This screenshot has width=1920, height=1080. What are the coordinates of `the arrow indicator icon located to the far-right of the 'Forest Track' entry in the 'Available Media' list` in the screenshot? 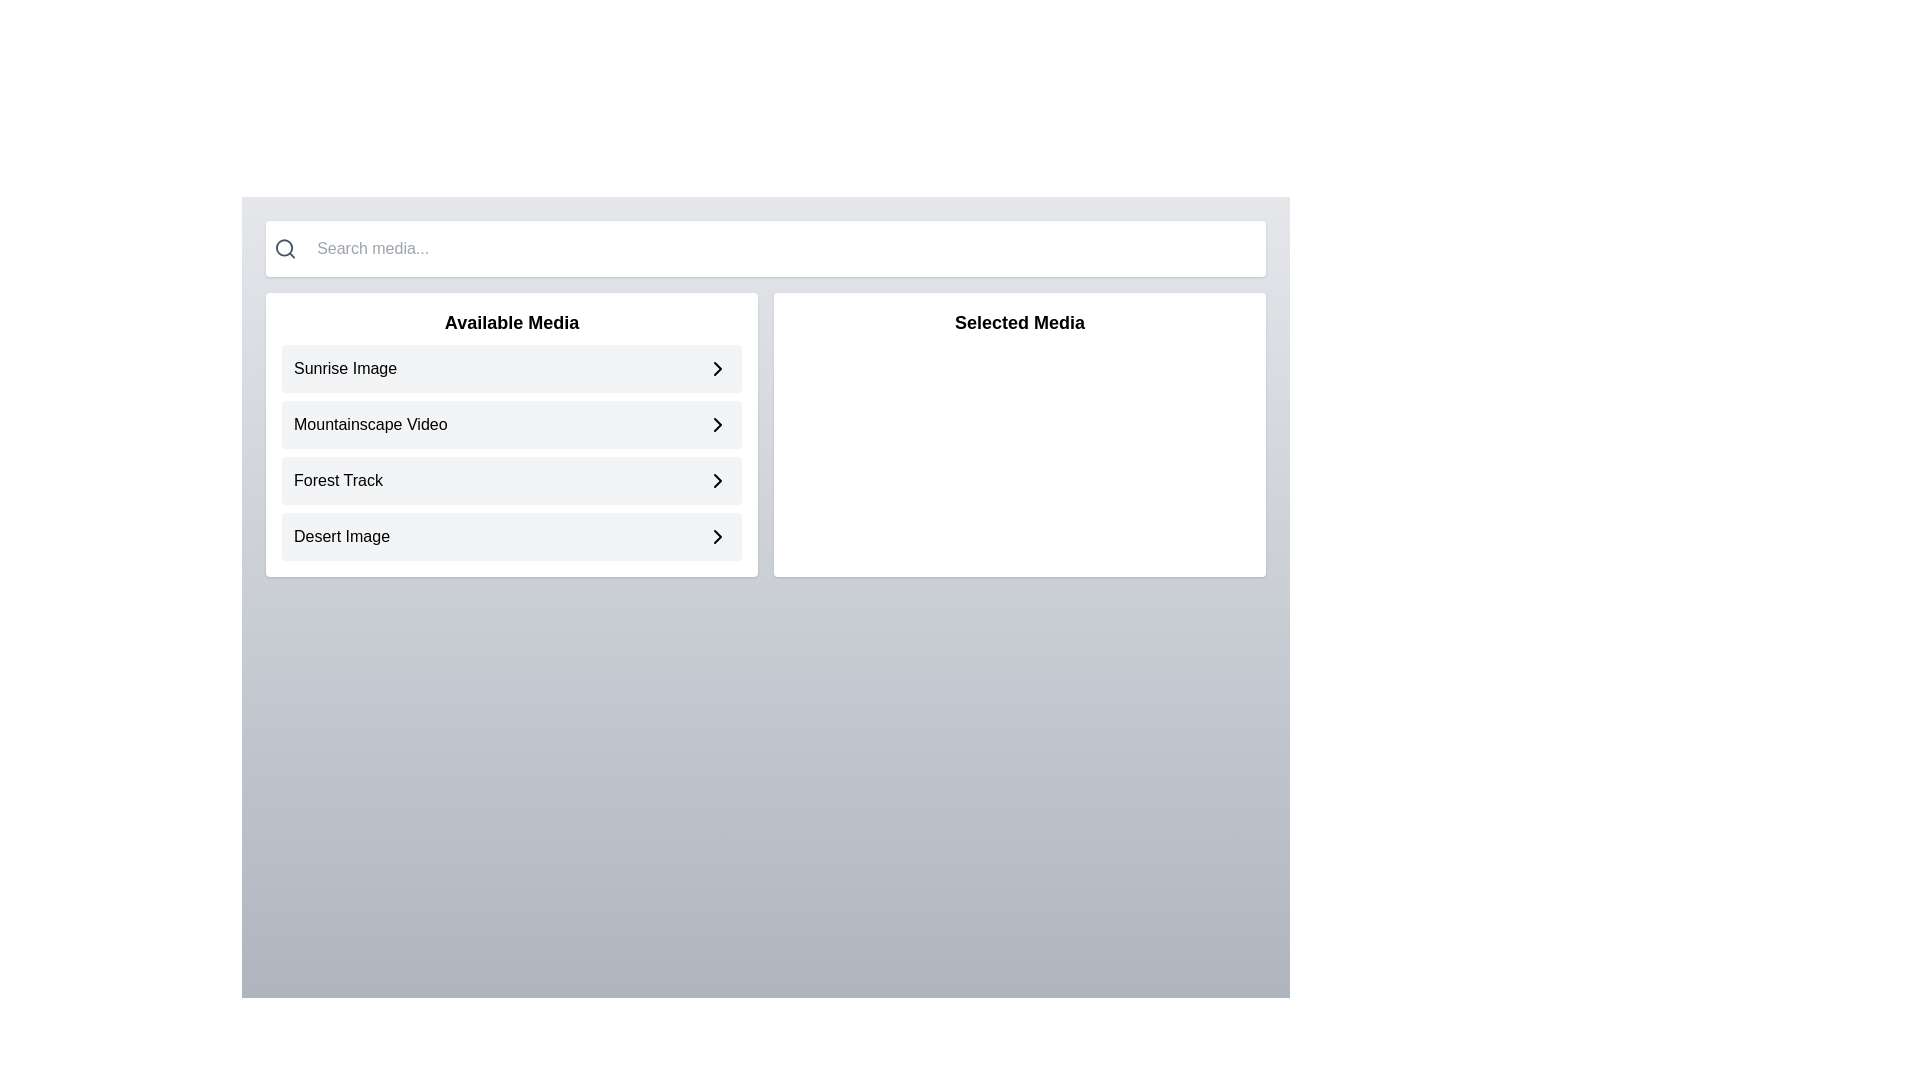 It's located at (718, 481).